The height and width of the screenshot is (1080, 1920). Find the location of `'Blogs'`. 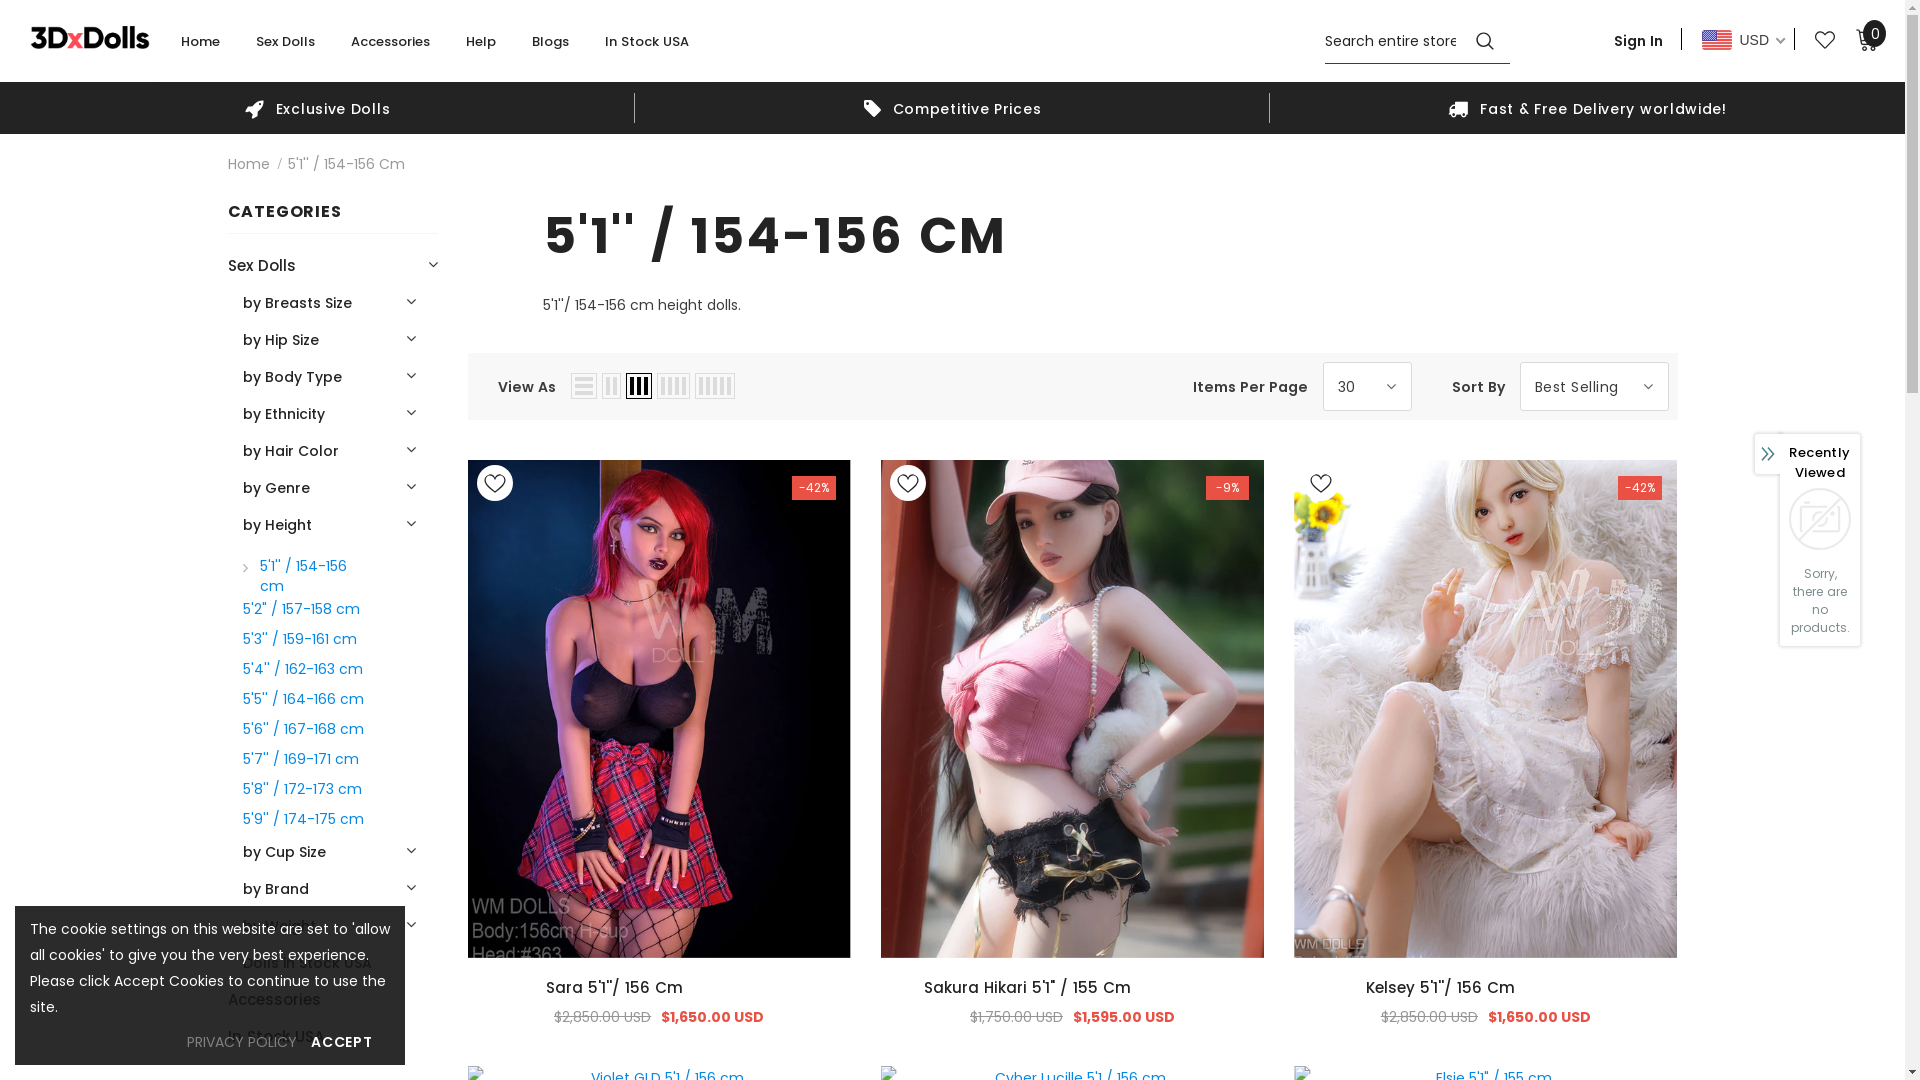

'Blogs' is located at coordinates (532, 49).